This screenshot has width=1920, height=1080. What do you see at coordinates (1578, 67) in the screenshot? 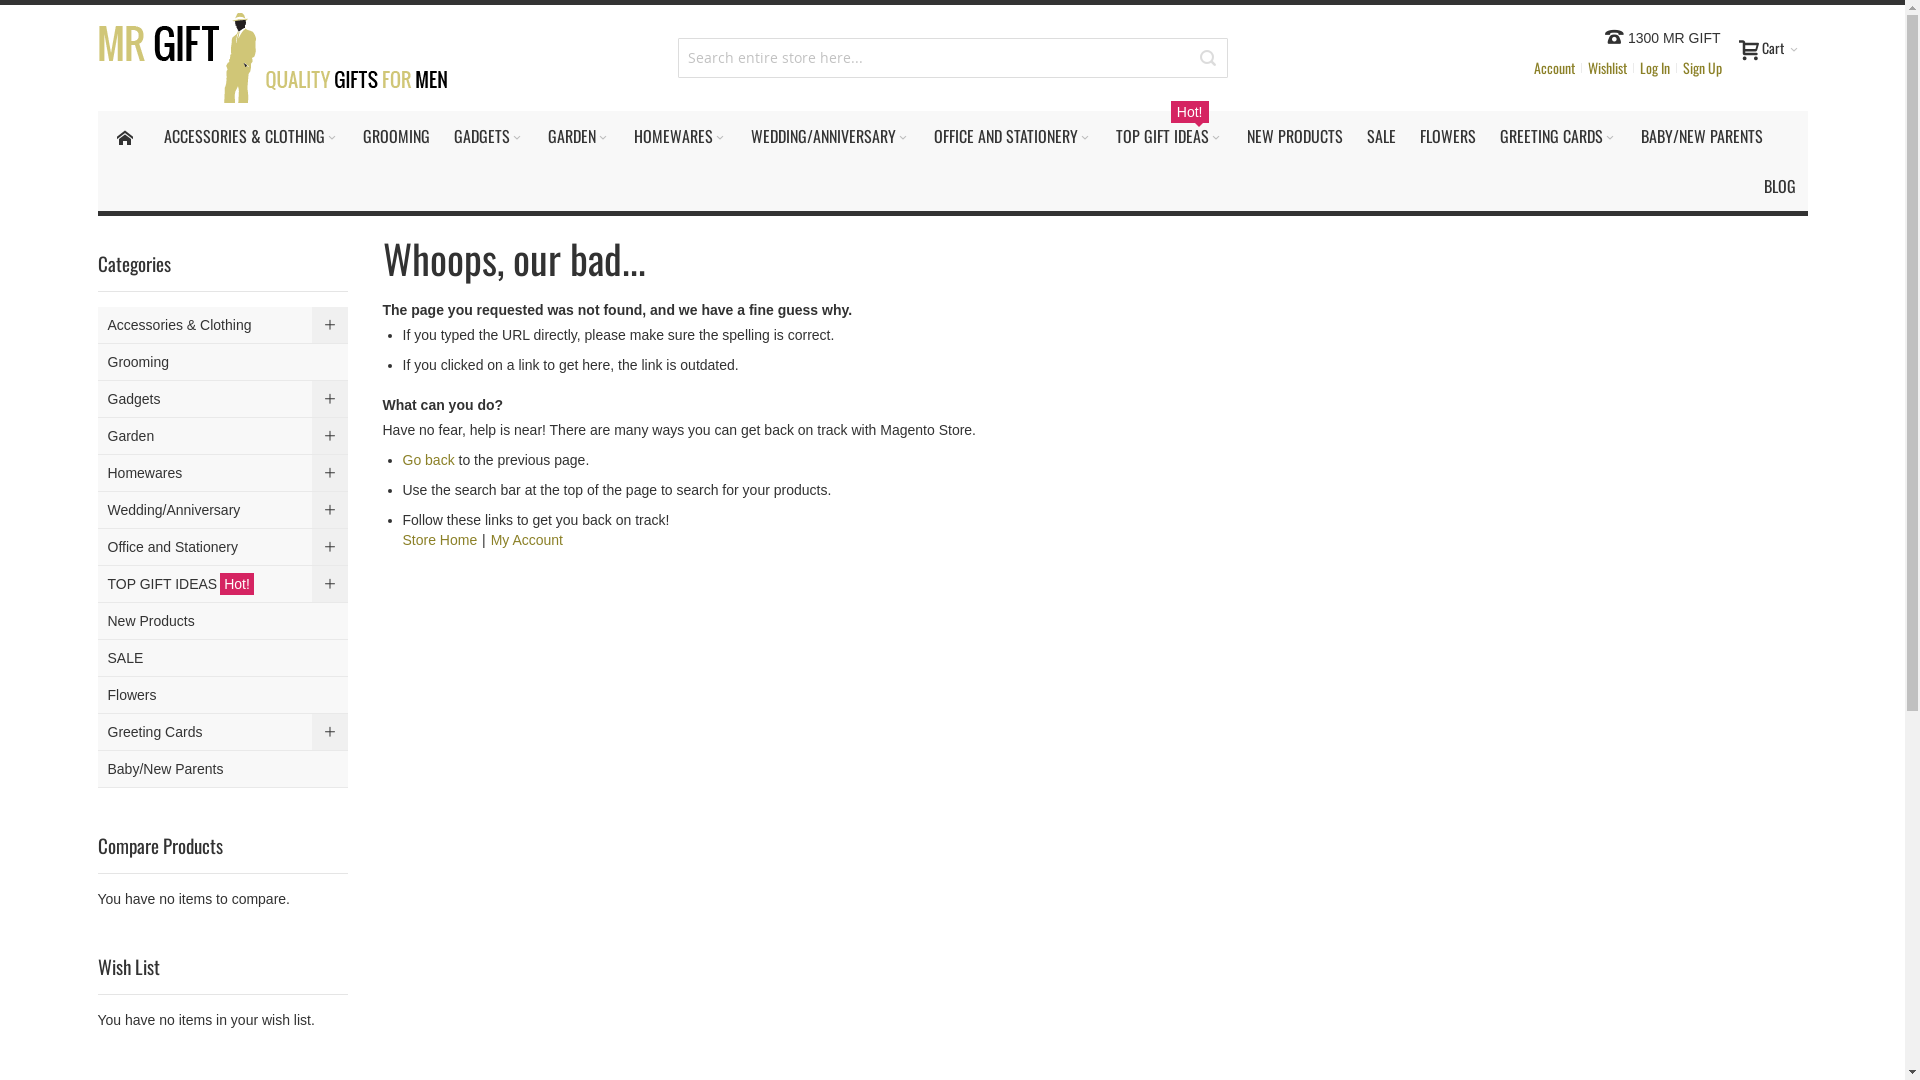
I see `'Wishlist'` at bounding box center [1578, 67].